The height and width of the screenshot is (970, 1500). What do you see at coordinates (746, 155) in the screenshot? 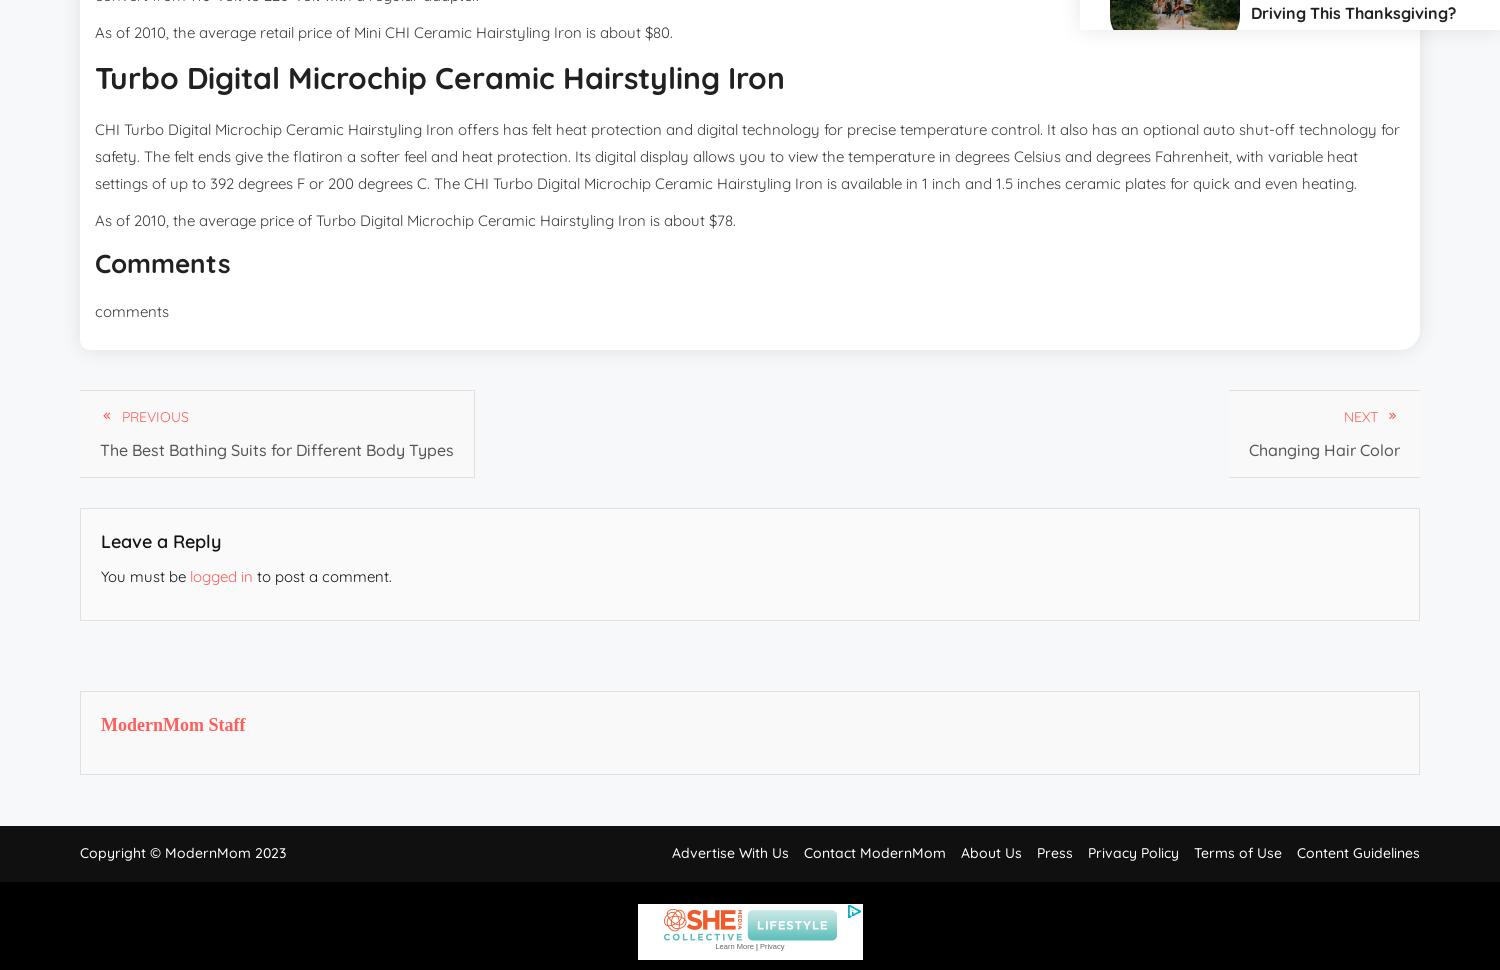
I see `'CHI Turbo Digital Microchip Ceramic Hairstyling Iron offers has felt heat protection and digital technology for precise temperature control. It also has an optional auto shut-off technology for safety. The felt ends give the flatiron a softer feel and heat protection. Its digital display allows you to view the temperature in degrees Celsius and degrees Fahrenheit, with variable heat settings of up to 392 degrees F or 200 degrees C. The CHI Turbo Digital Microchip Ceramic Hairstyling Iron is available in 1 inch and 1.5 inches ceramic plates for quick and even heating.'` at bounding box center [746, 155].